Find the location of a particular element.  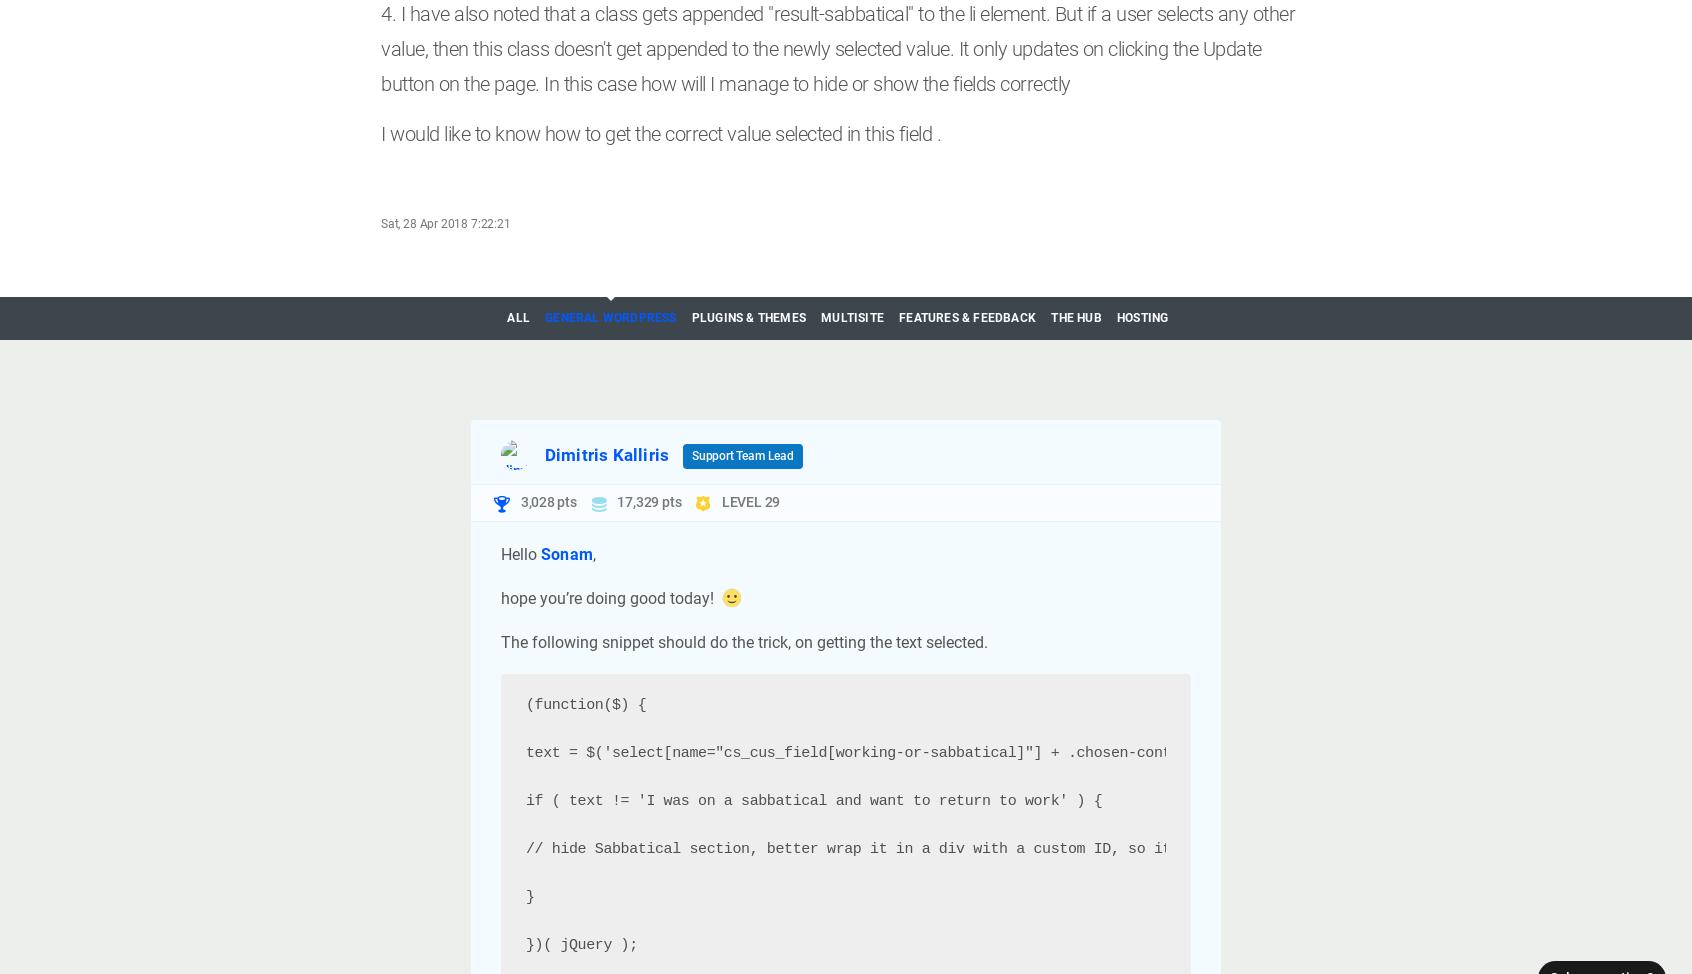

'Plugins & Themes' is located at coordinates (747, 316).